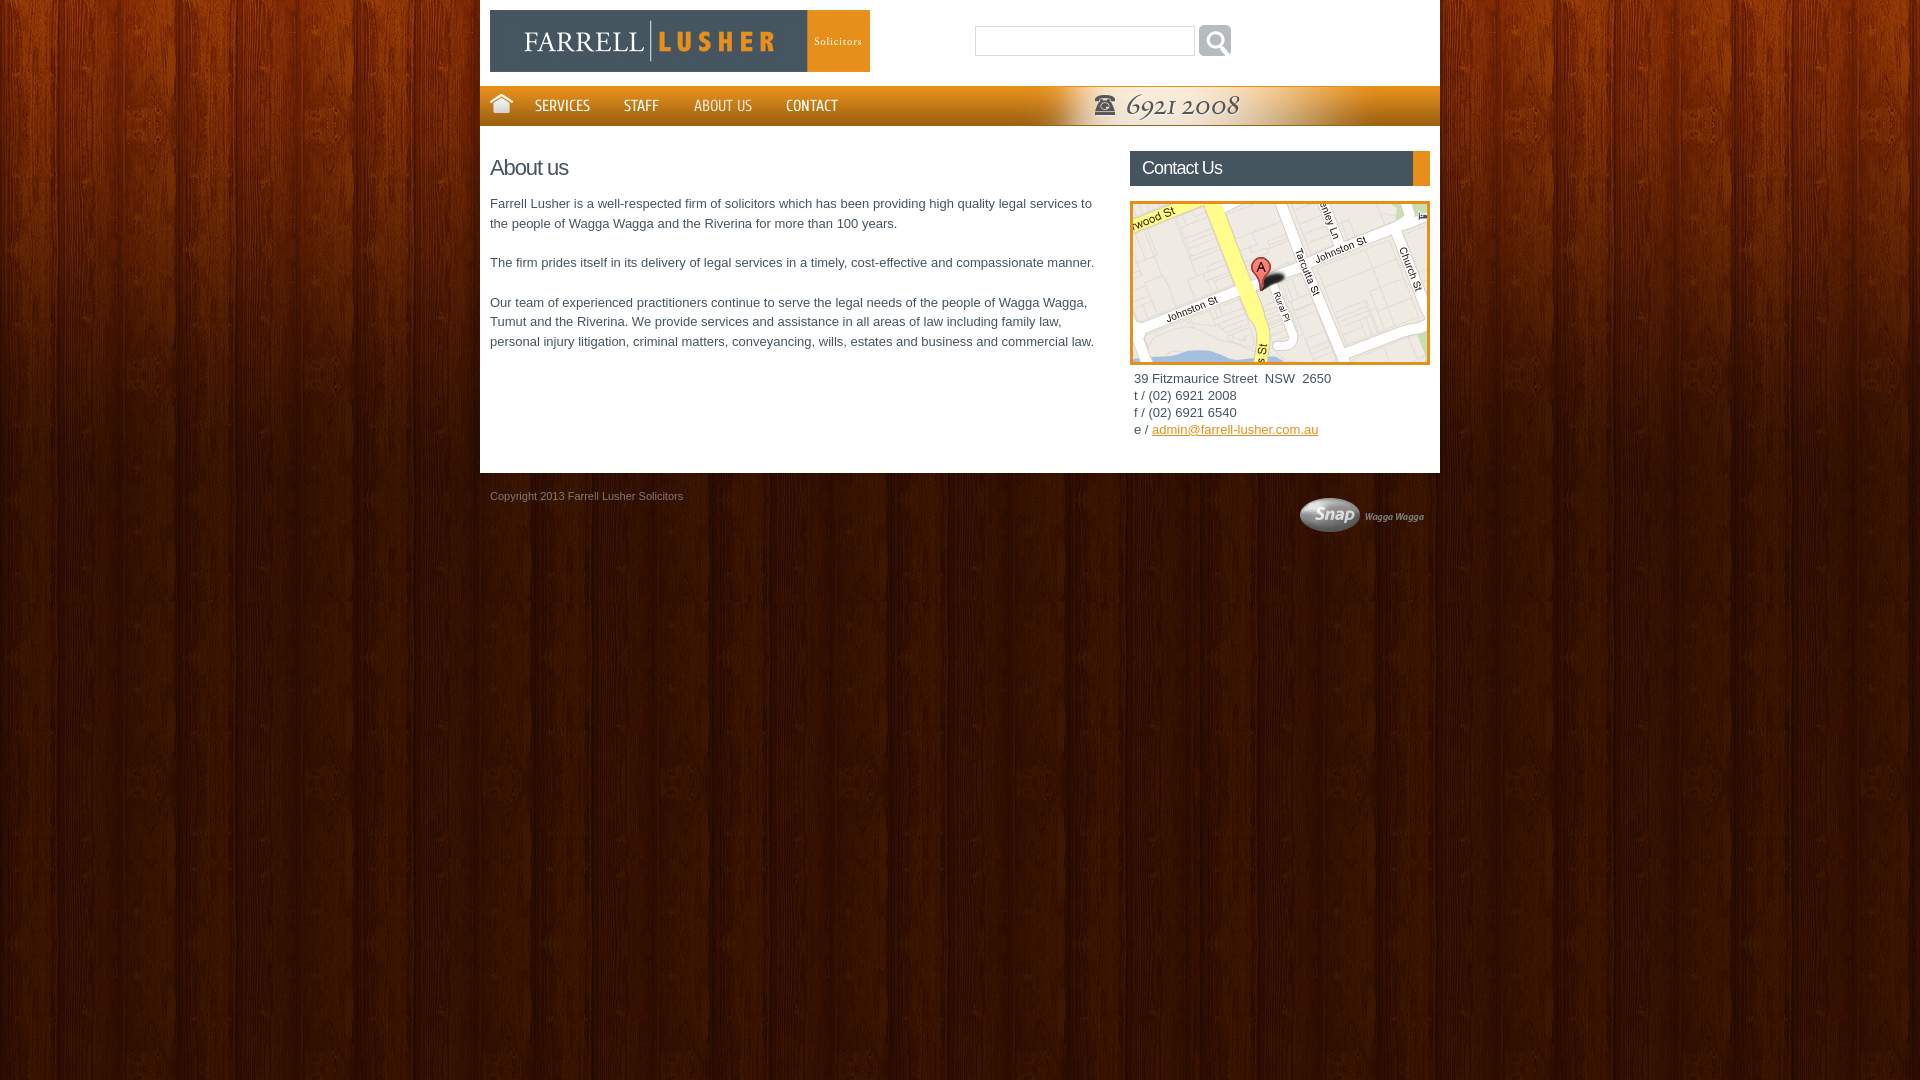  What do you see at coordinates (560, 105) in the screenshot?
I see `'SERVICES'` at bounding box center [560, 105].